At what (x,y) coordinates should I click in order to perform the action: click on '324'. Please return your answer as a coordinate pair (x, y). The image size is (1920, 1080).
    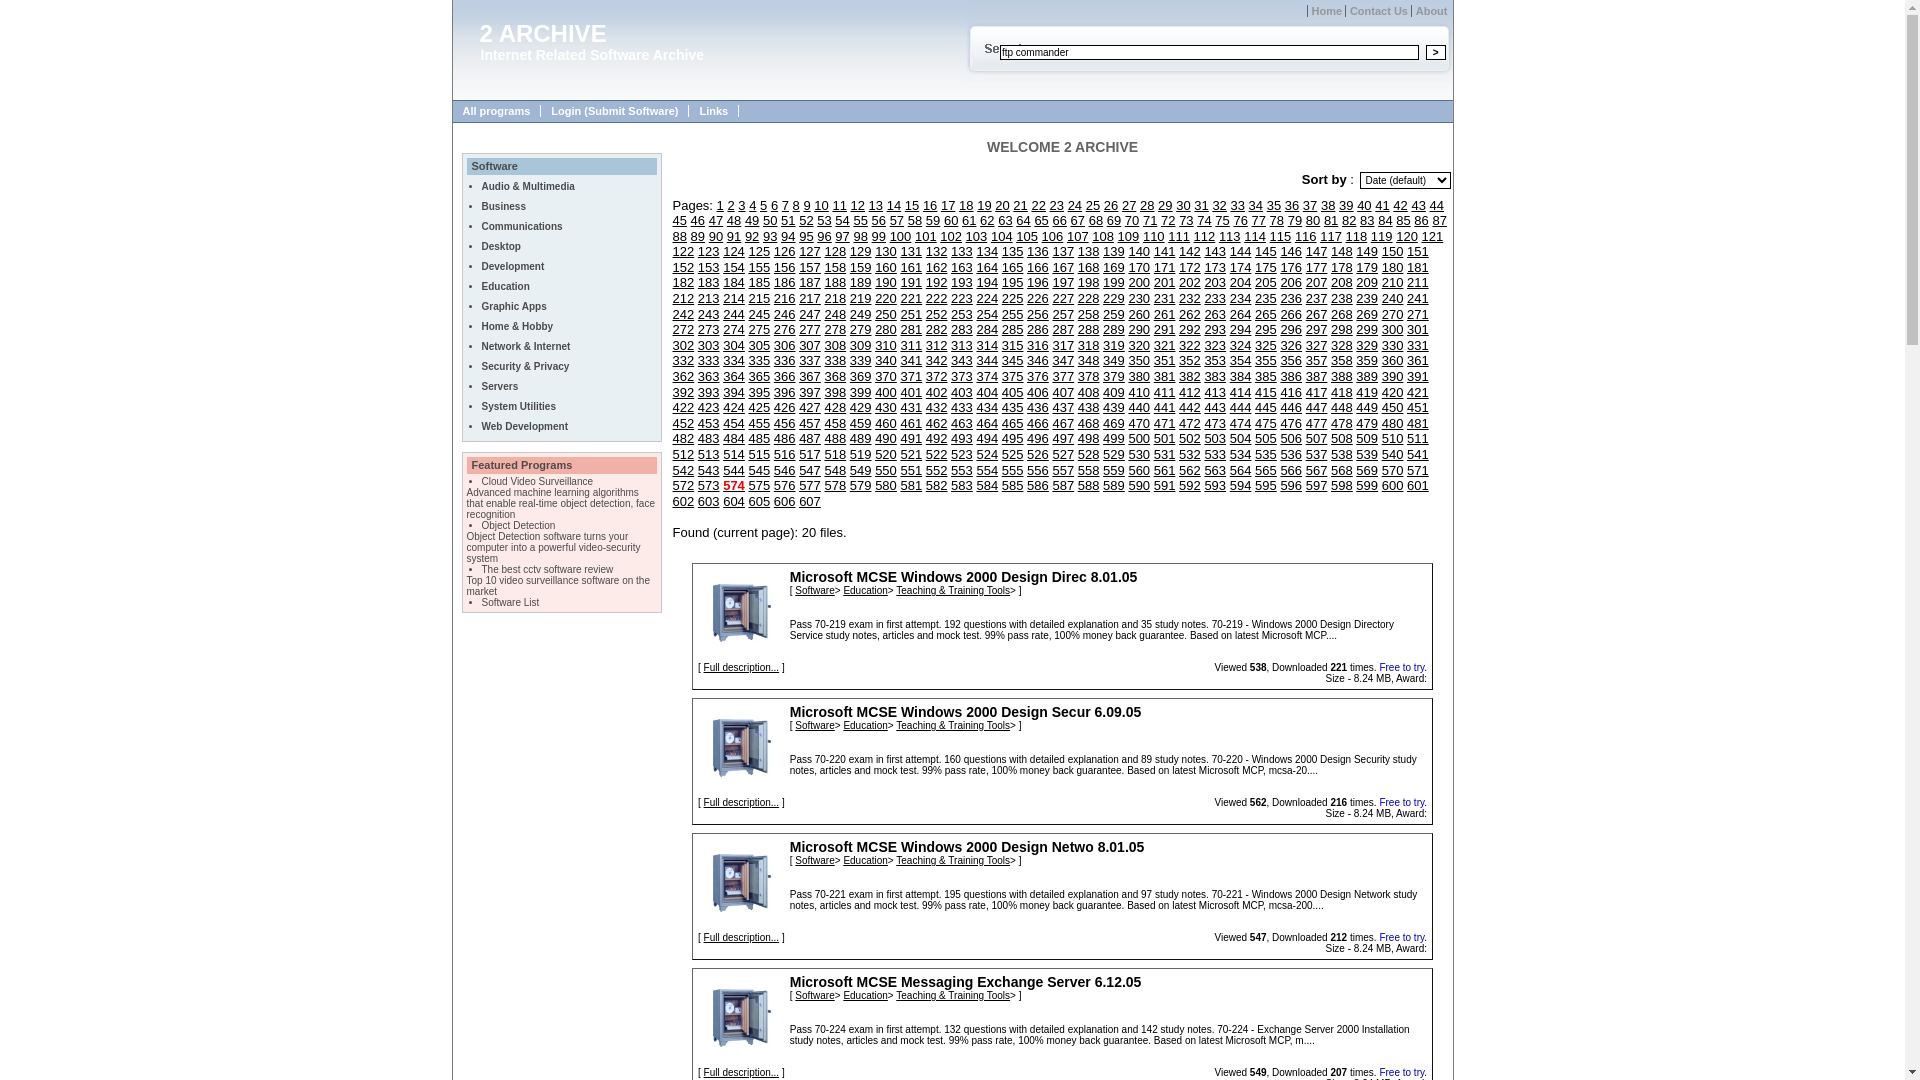
    Looking at the image, I should click on (1228, 344).